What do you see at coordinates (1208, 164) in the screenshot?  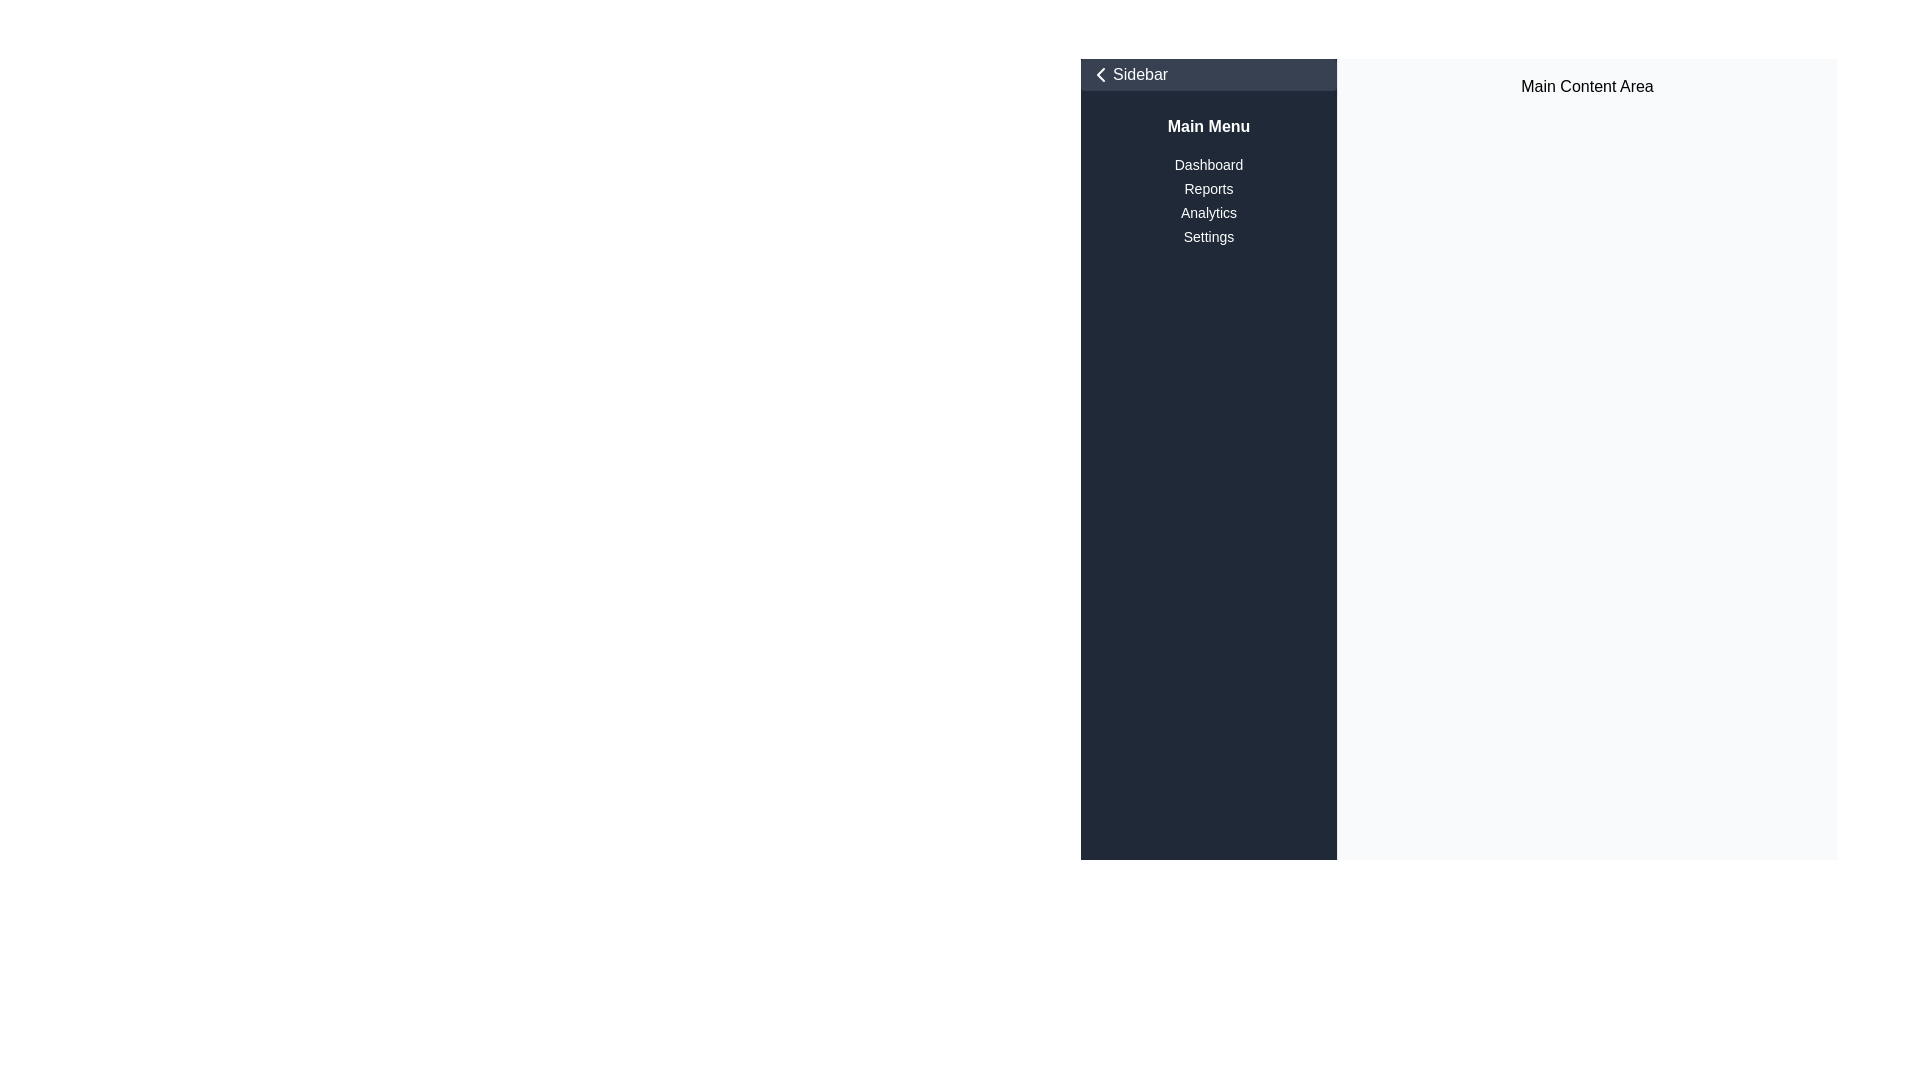 I see `the 'Dashboard' textual navigation link displayed in white font on a dark background` at bounding box center [1208, 164].